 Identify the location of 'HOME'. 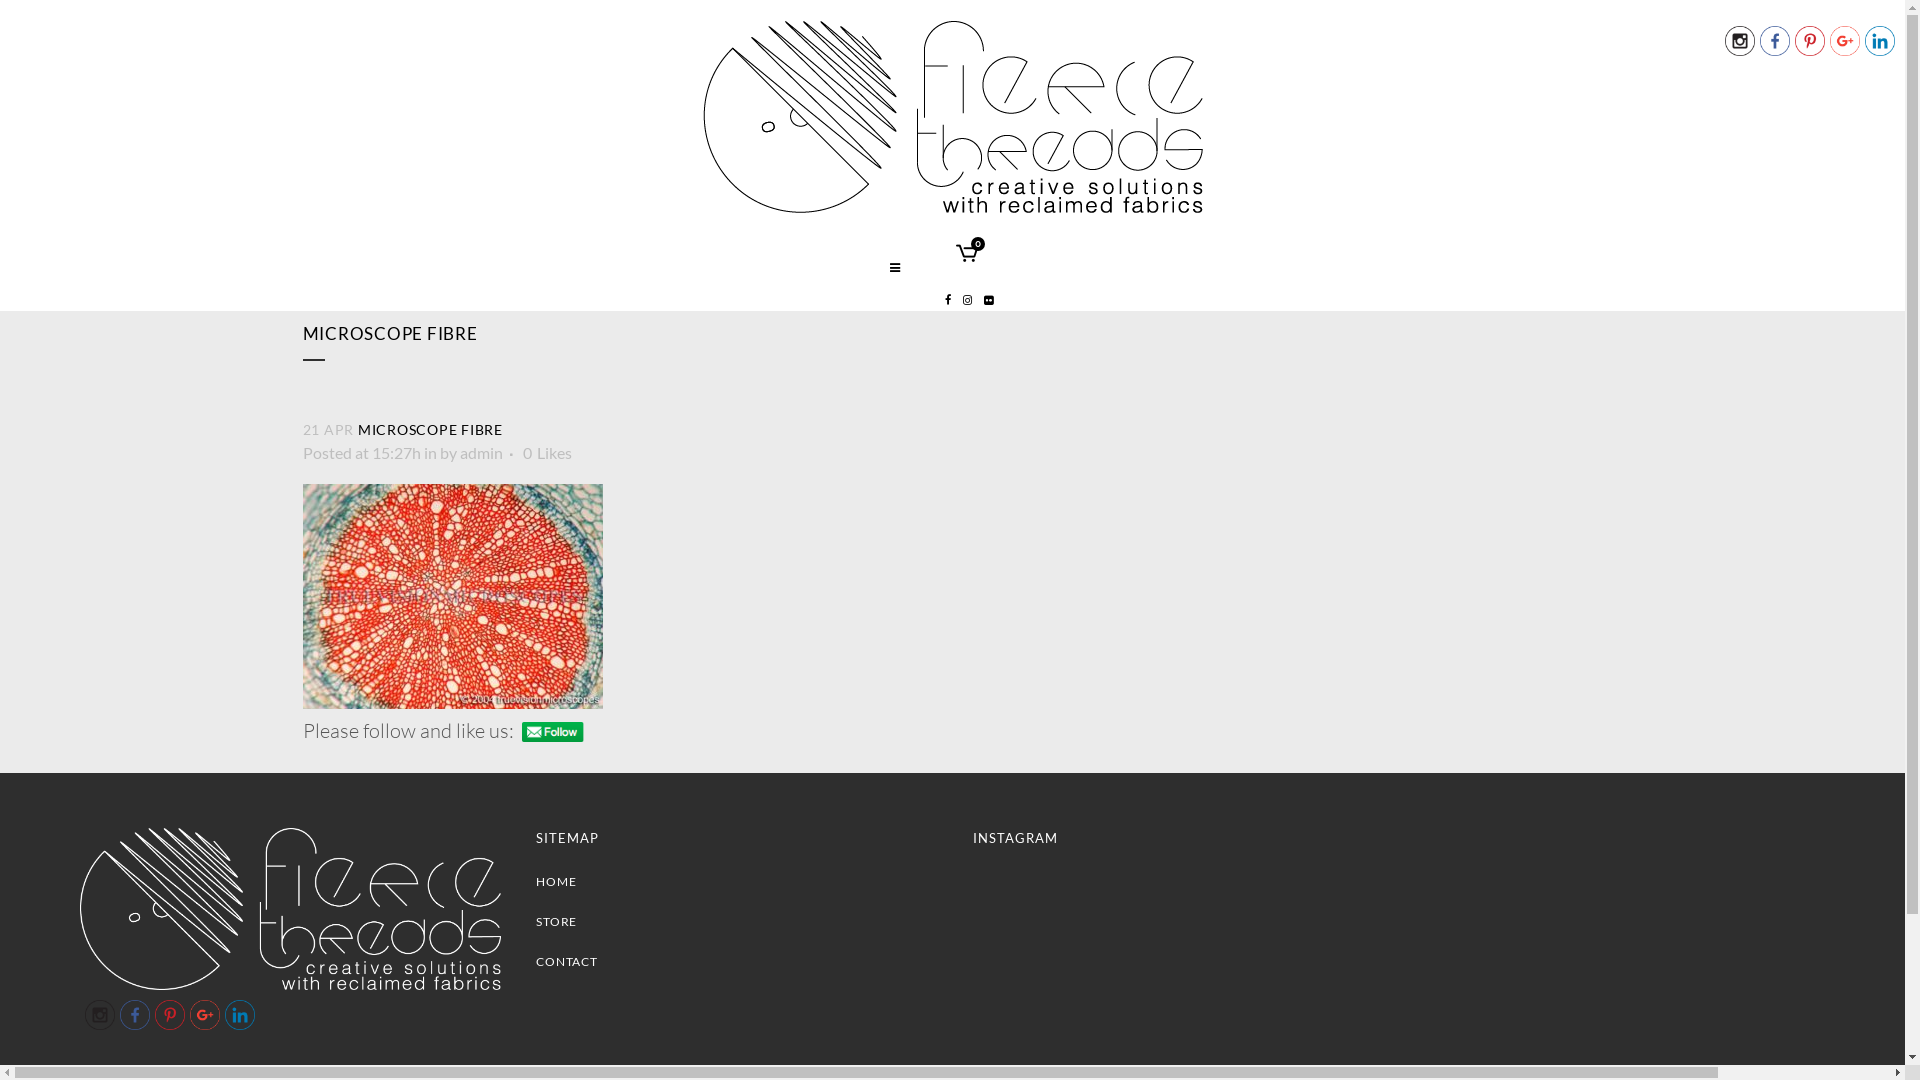
(536, 880).